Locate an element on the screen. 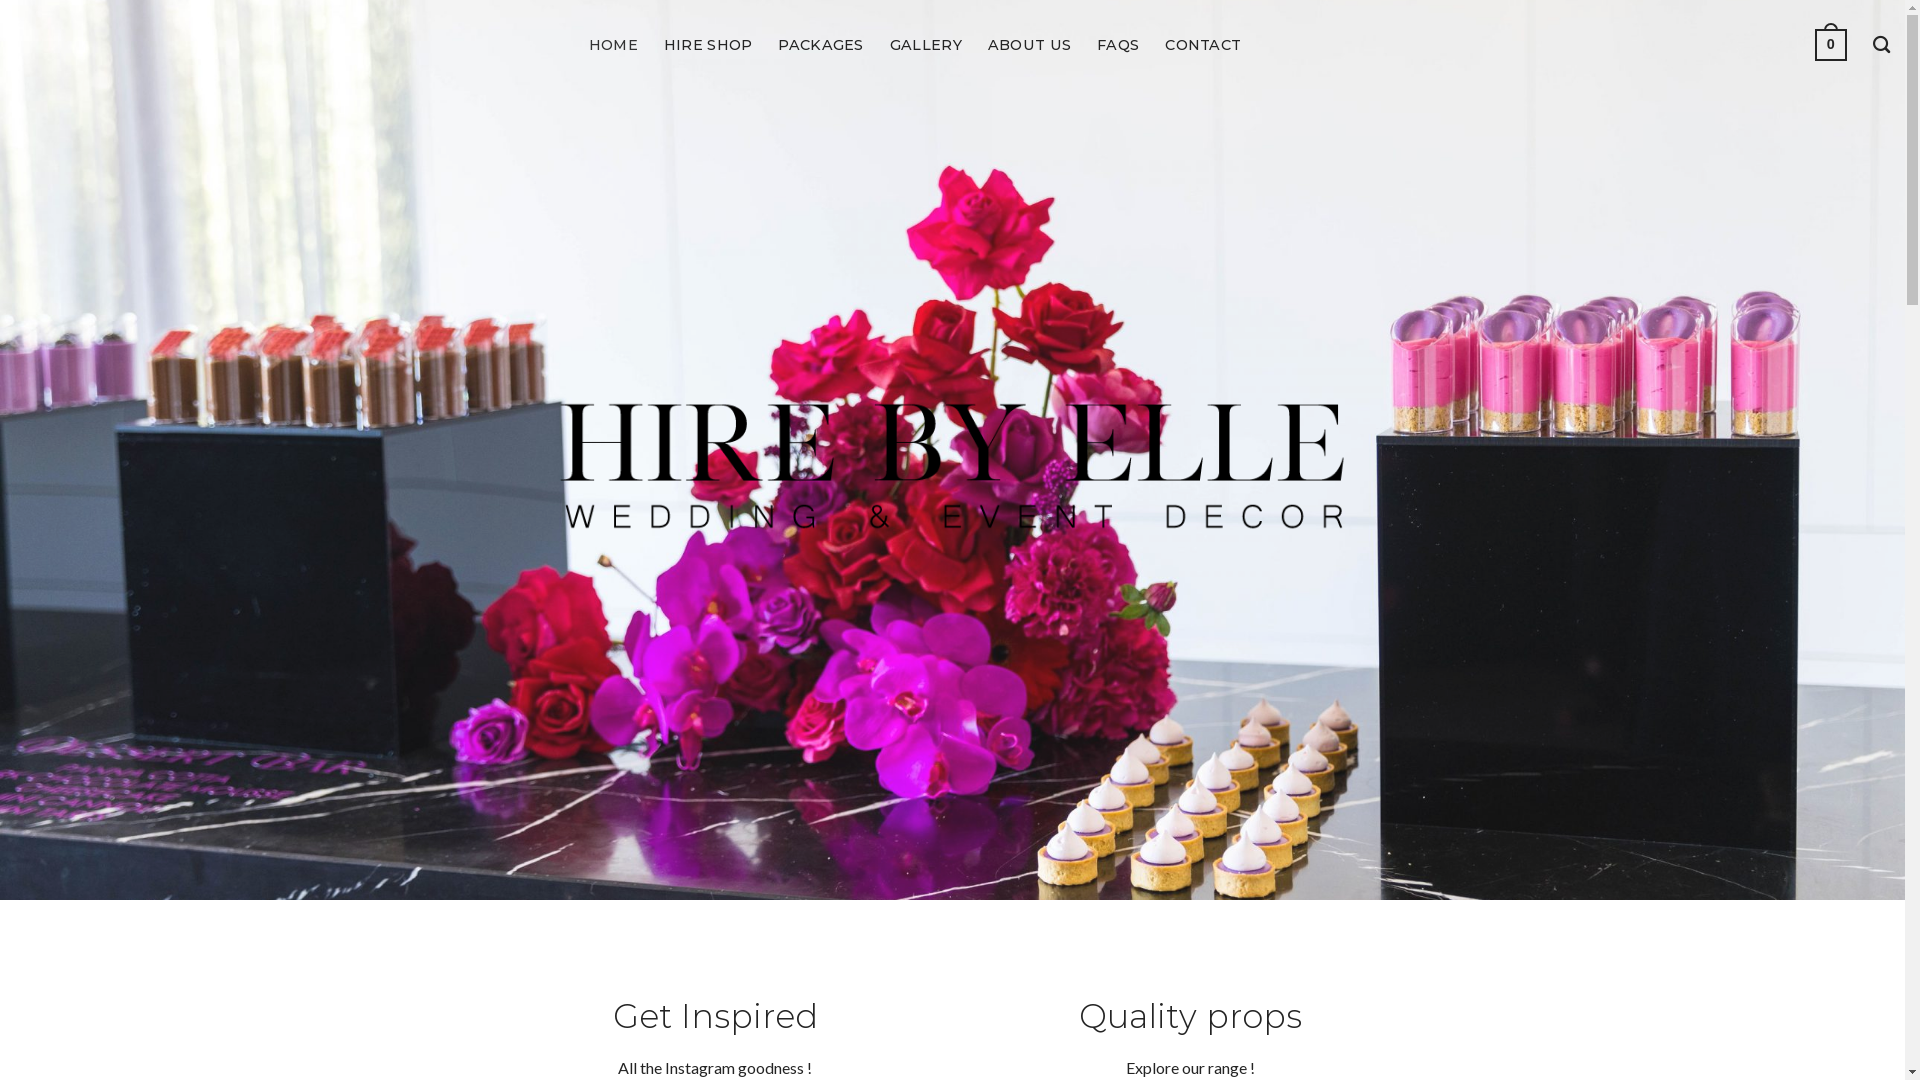 This screenshot has height=1080, width=1920. '0' is located at coordinates (1830, 45).